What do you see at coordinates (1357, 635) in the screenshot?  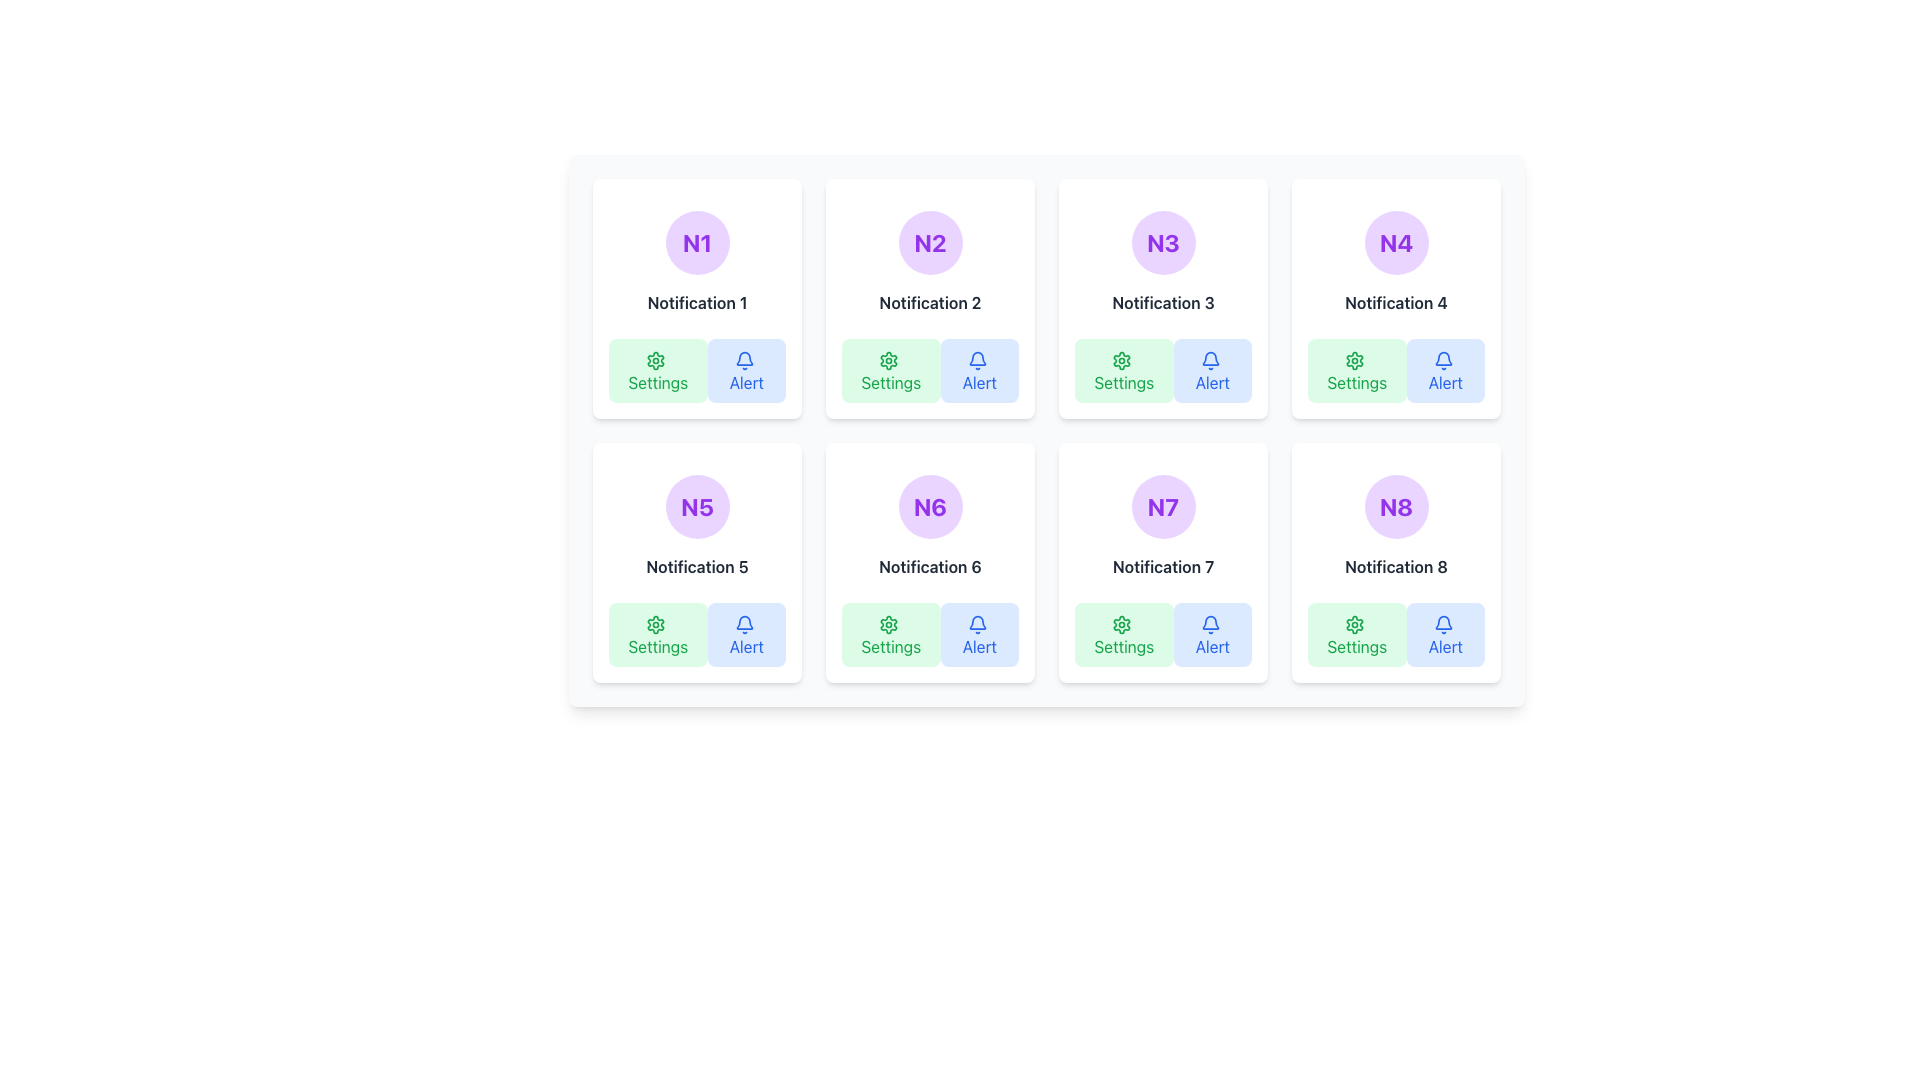 I see `the settings button located in the lower-left corner of the 'N8 Notification 8' card` at bounding box center [1357, 635].